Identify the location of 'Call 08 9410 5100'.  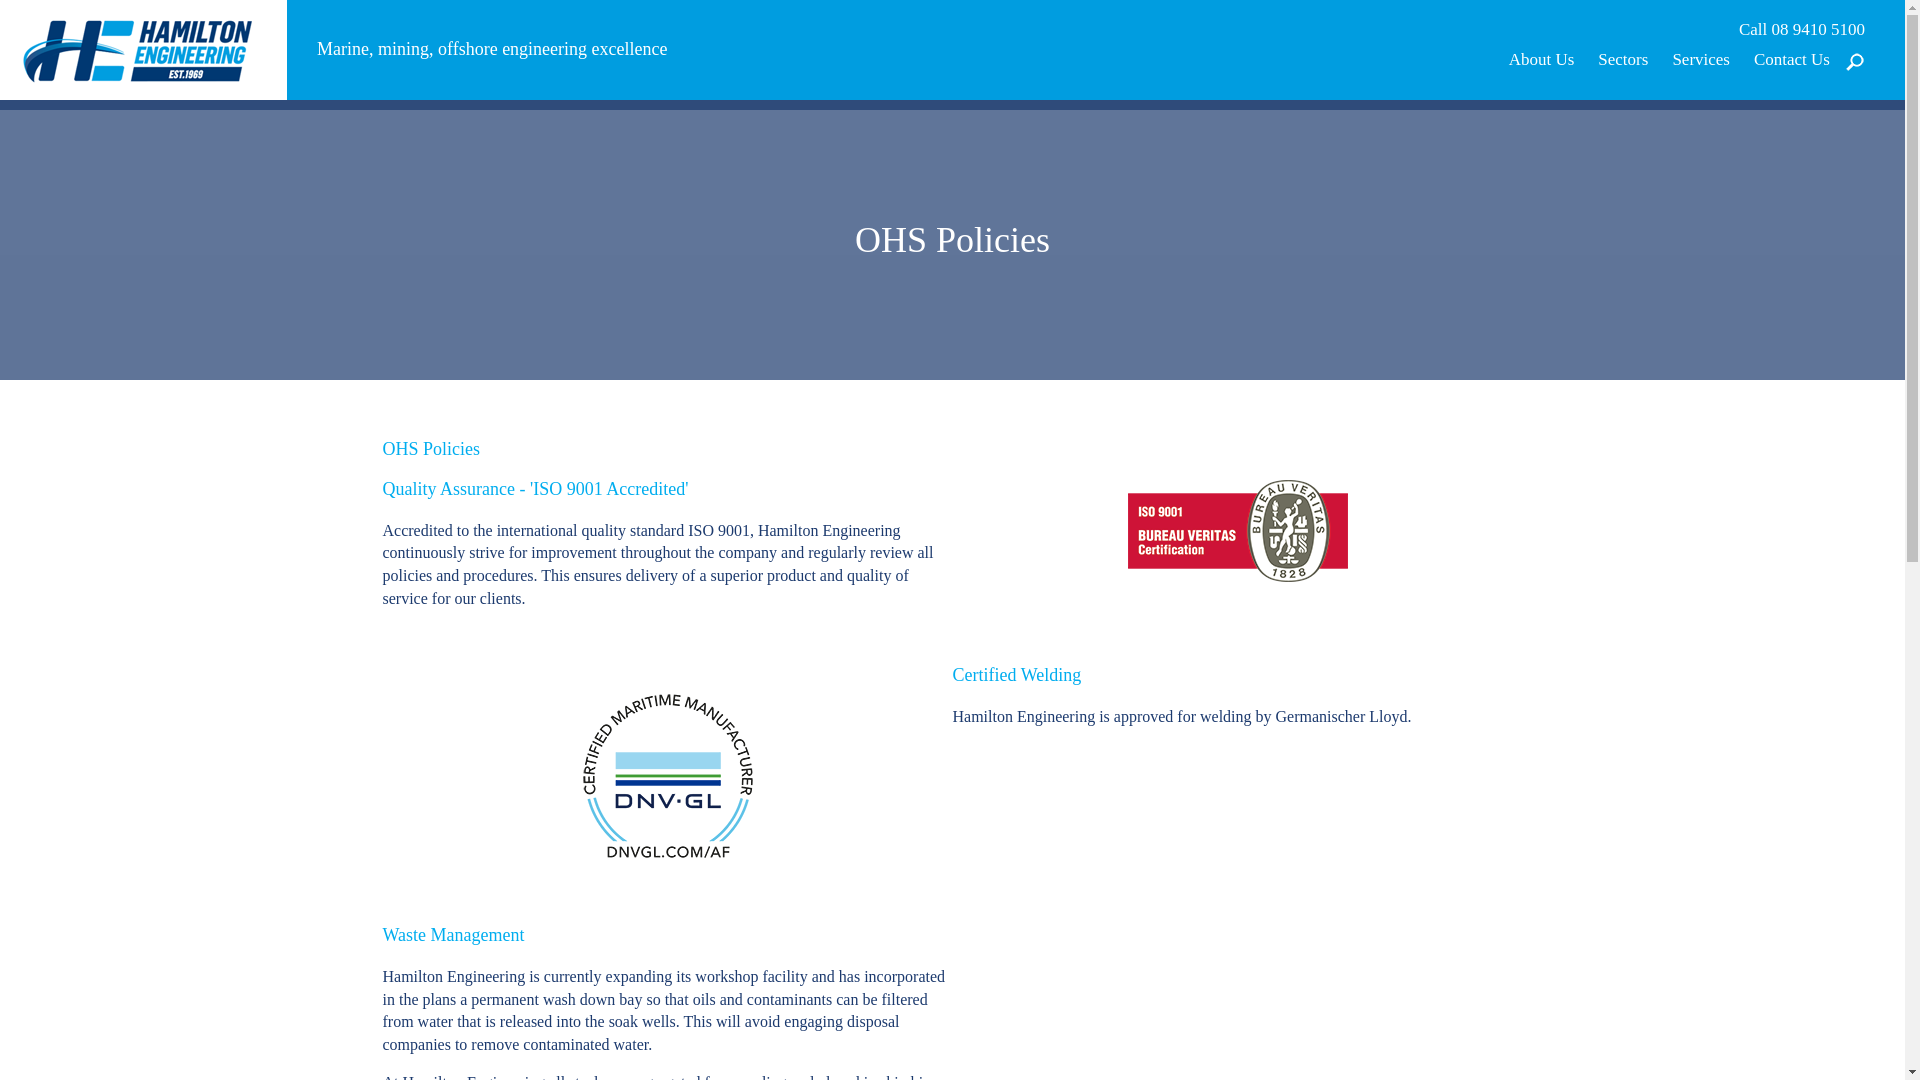
(1801, 30).